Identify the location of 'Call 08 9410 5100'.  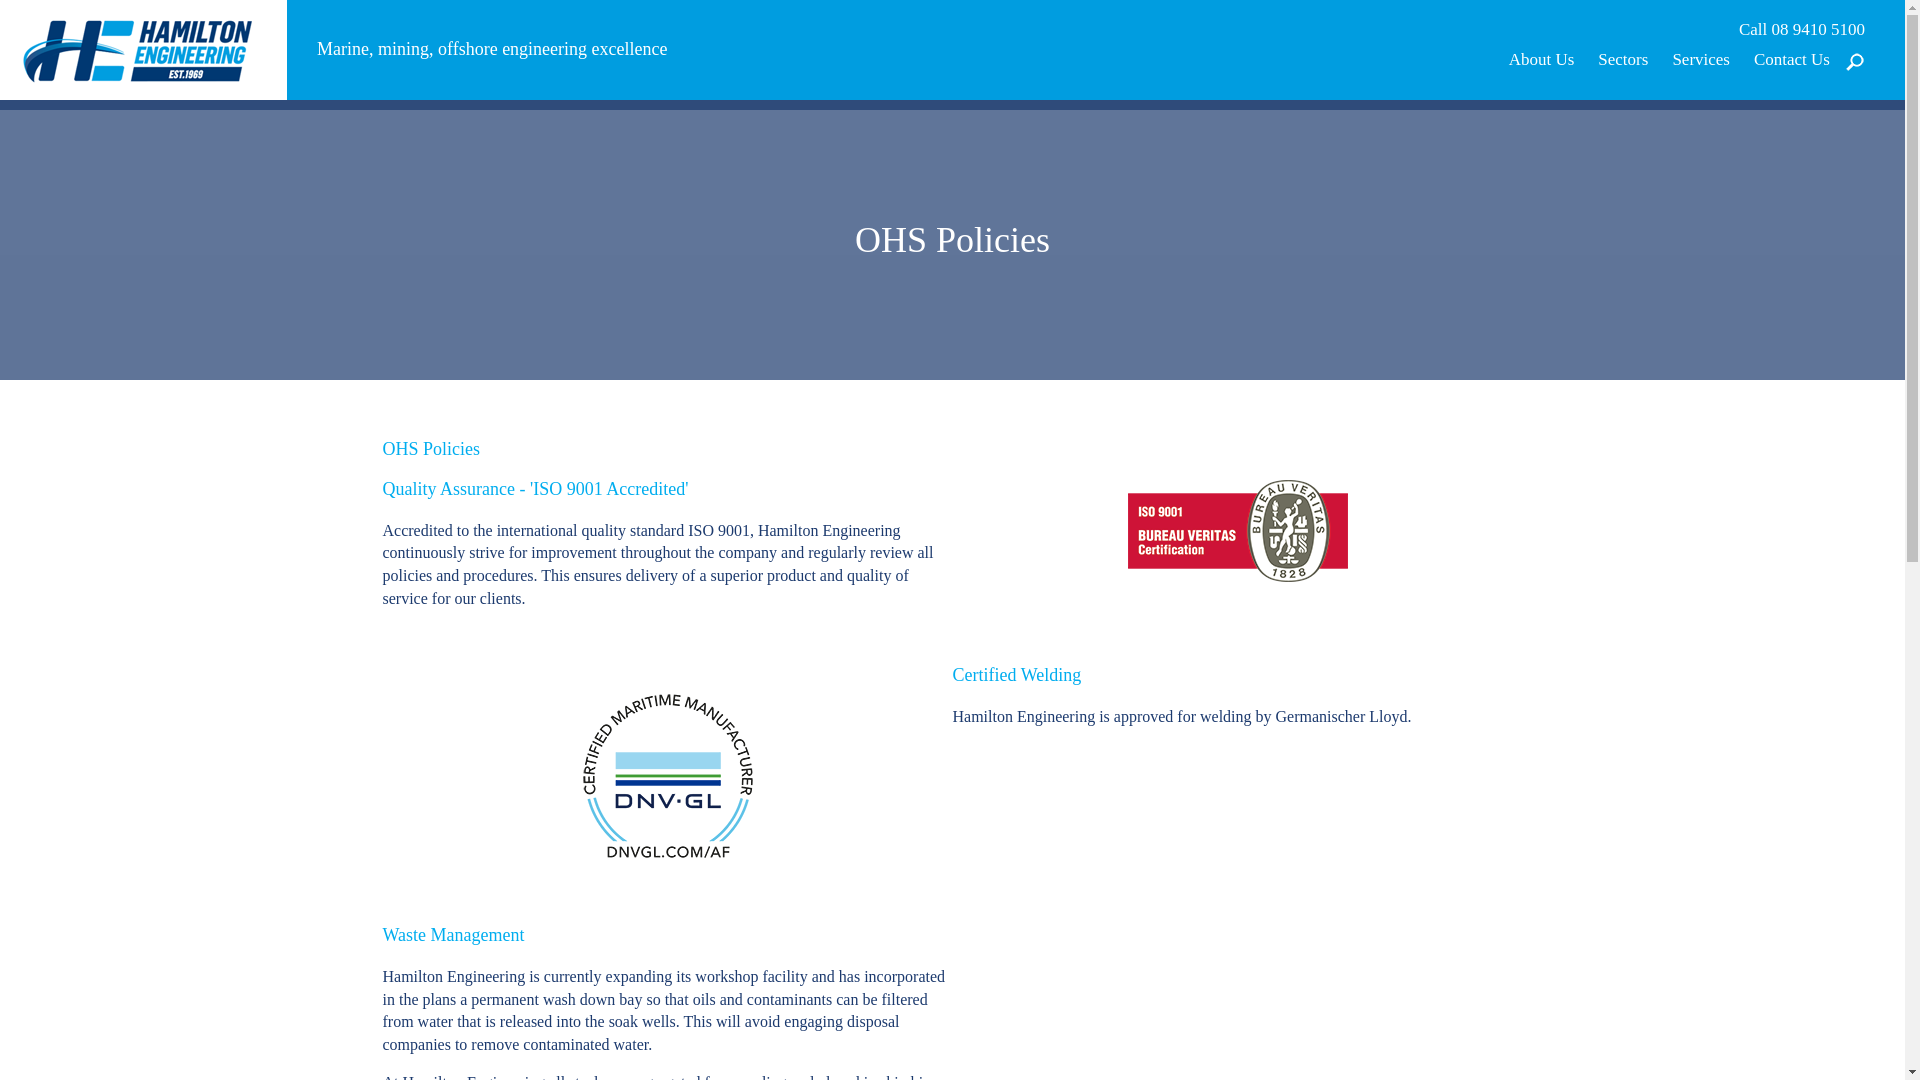
(1801, 30).